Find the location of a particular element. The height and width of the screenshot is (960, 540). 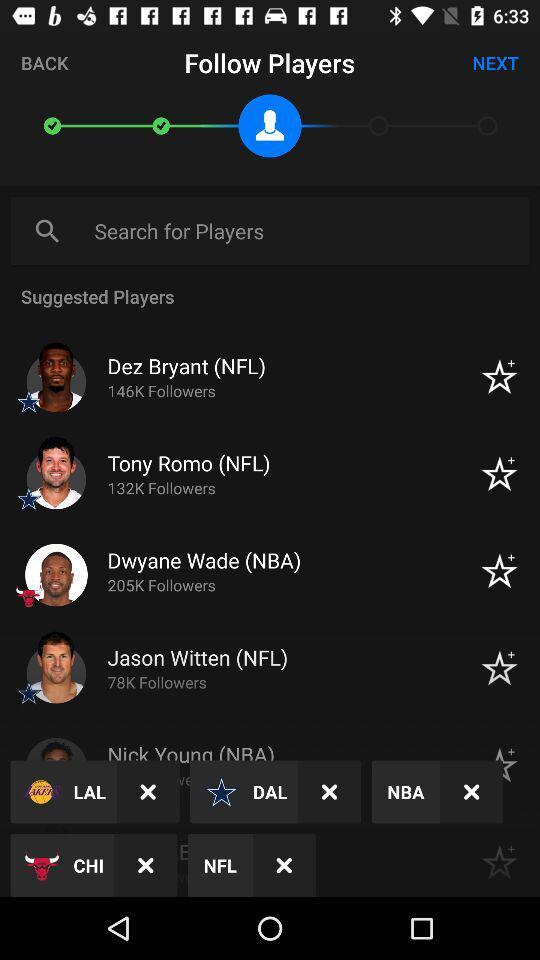

the close icon is located at coordinates (144, 864).